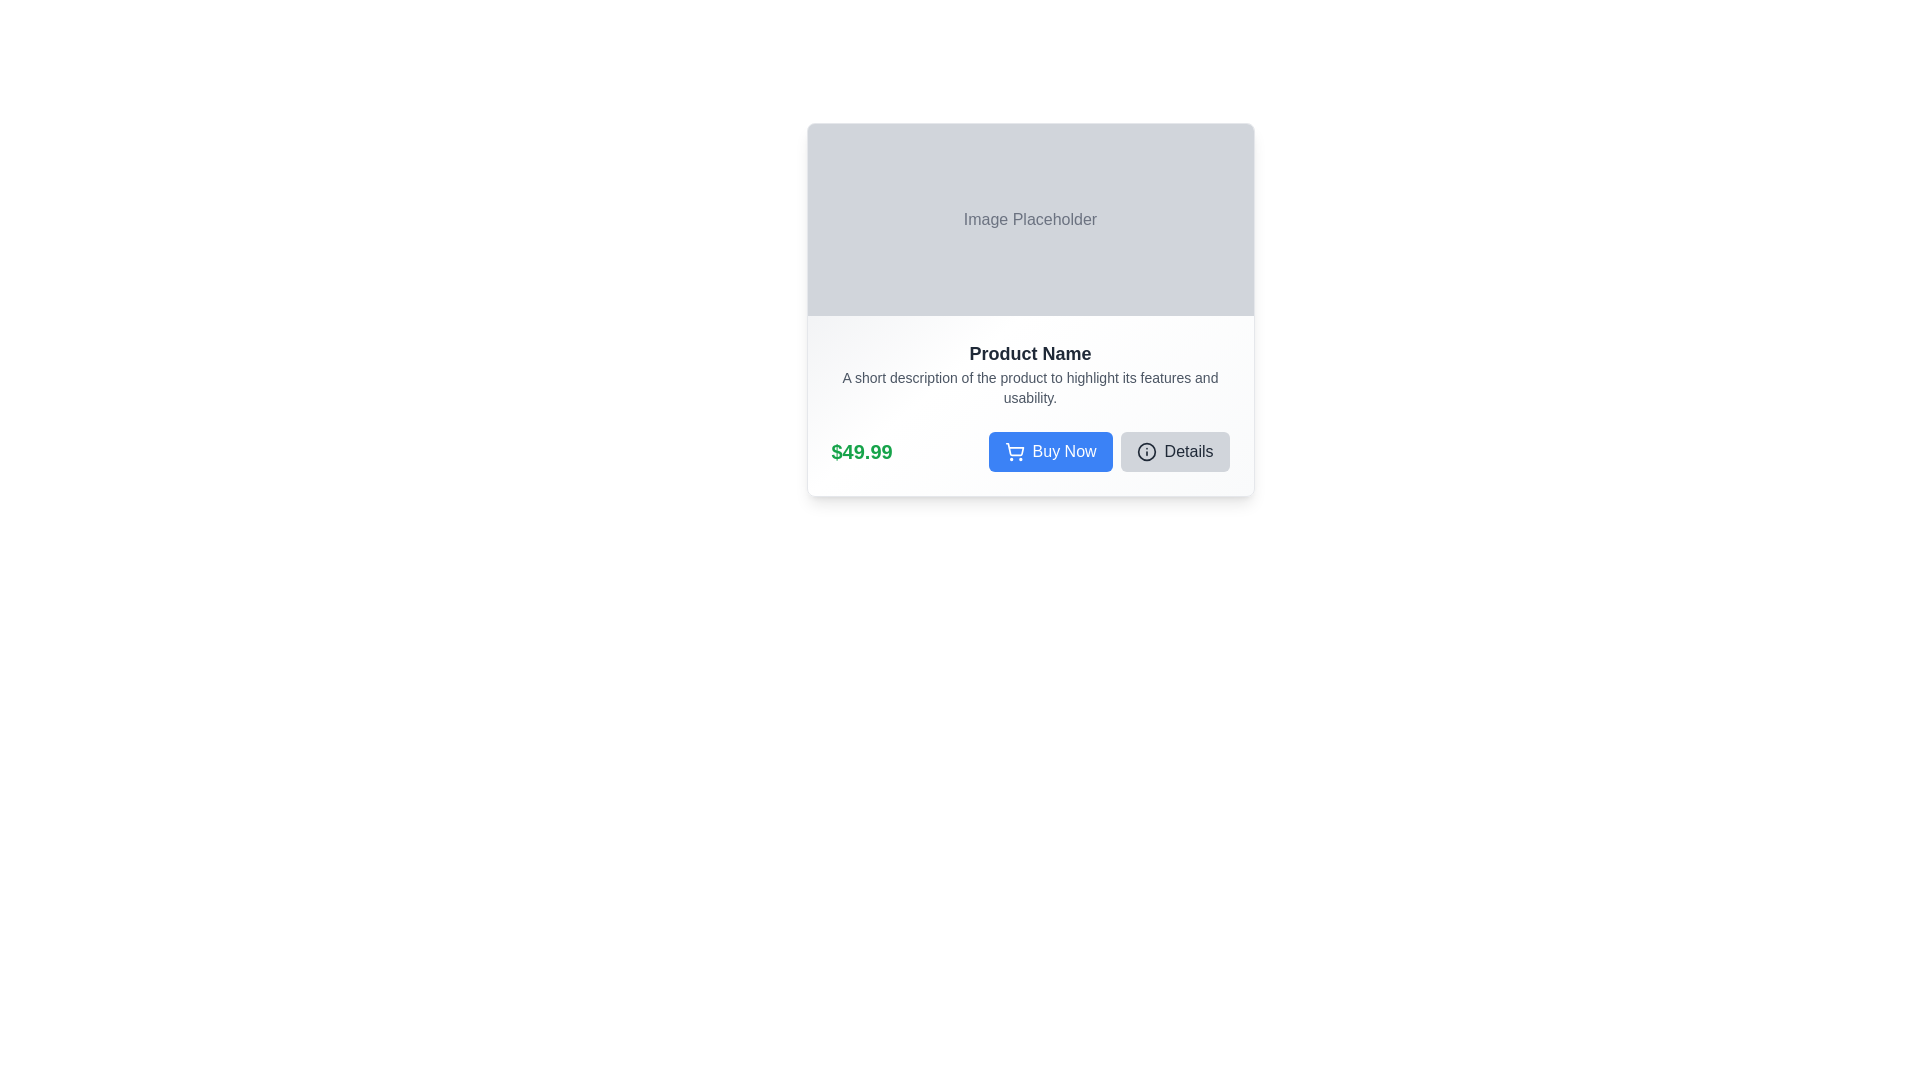 This screenshot has height=1080, width=1920. Describe the element at coordinates (1146, 451) in the screenshot. I see `the icon located to the left of the text label 'Details' within the 'Details' button in the lower right of the product information card` at that location.